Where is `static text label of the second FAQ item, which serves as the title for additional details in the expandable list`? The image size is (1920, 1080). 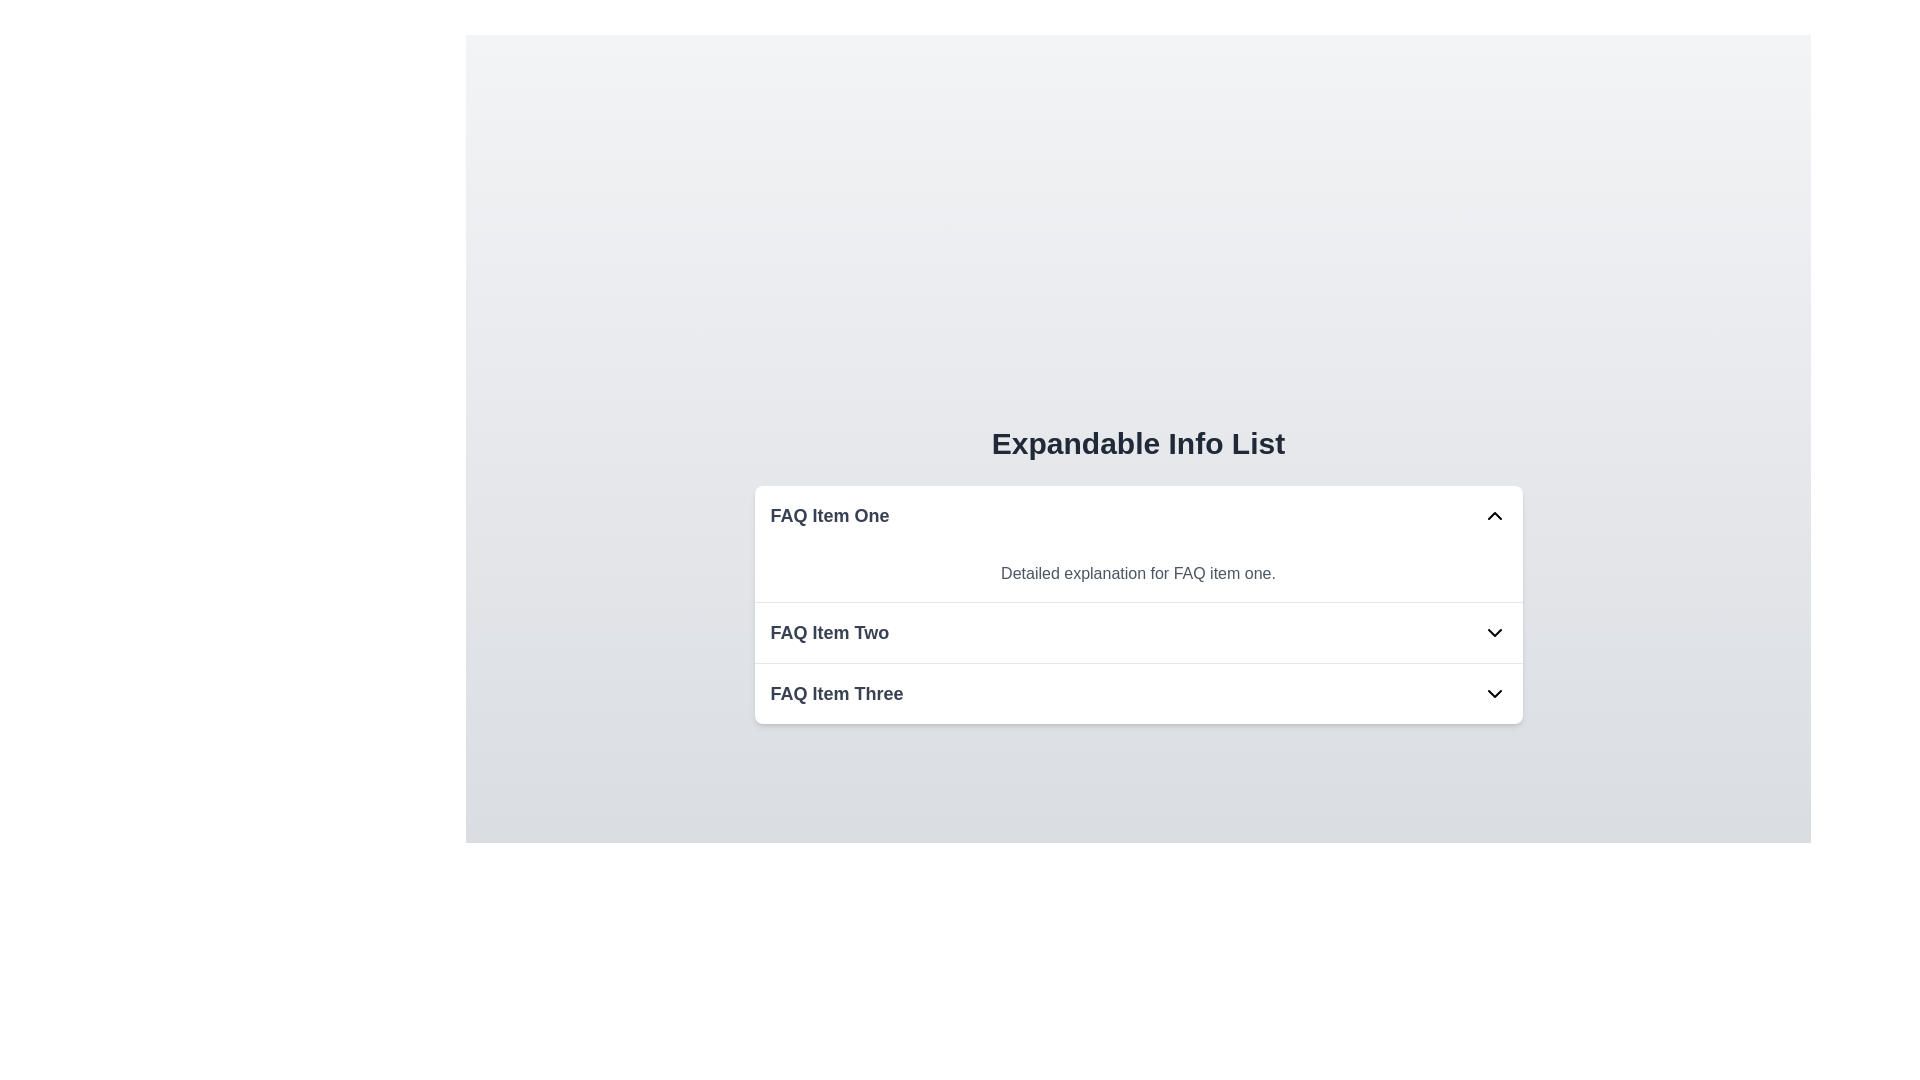 static text label of the second FAQ item, which serves as the title for additional details in the expandable list is located at coordinates (829, 632).